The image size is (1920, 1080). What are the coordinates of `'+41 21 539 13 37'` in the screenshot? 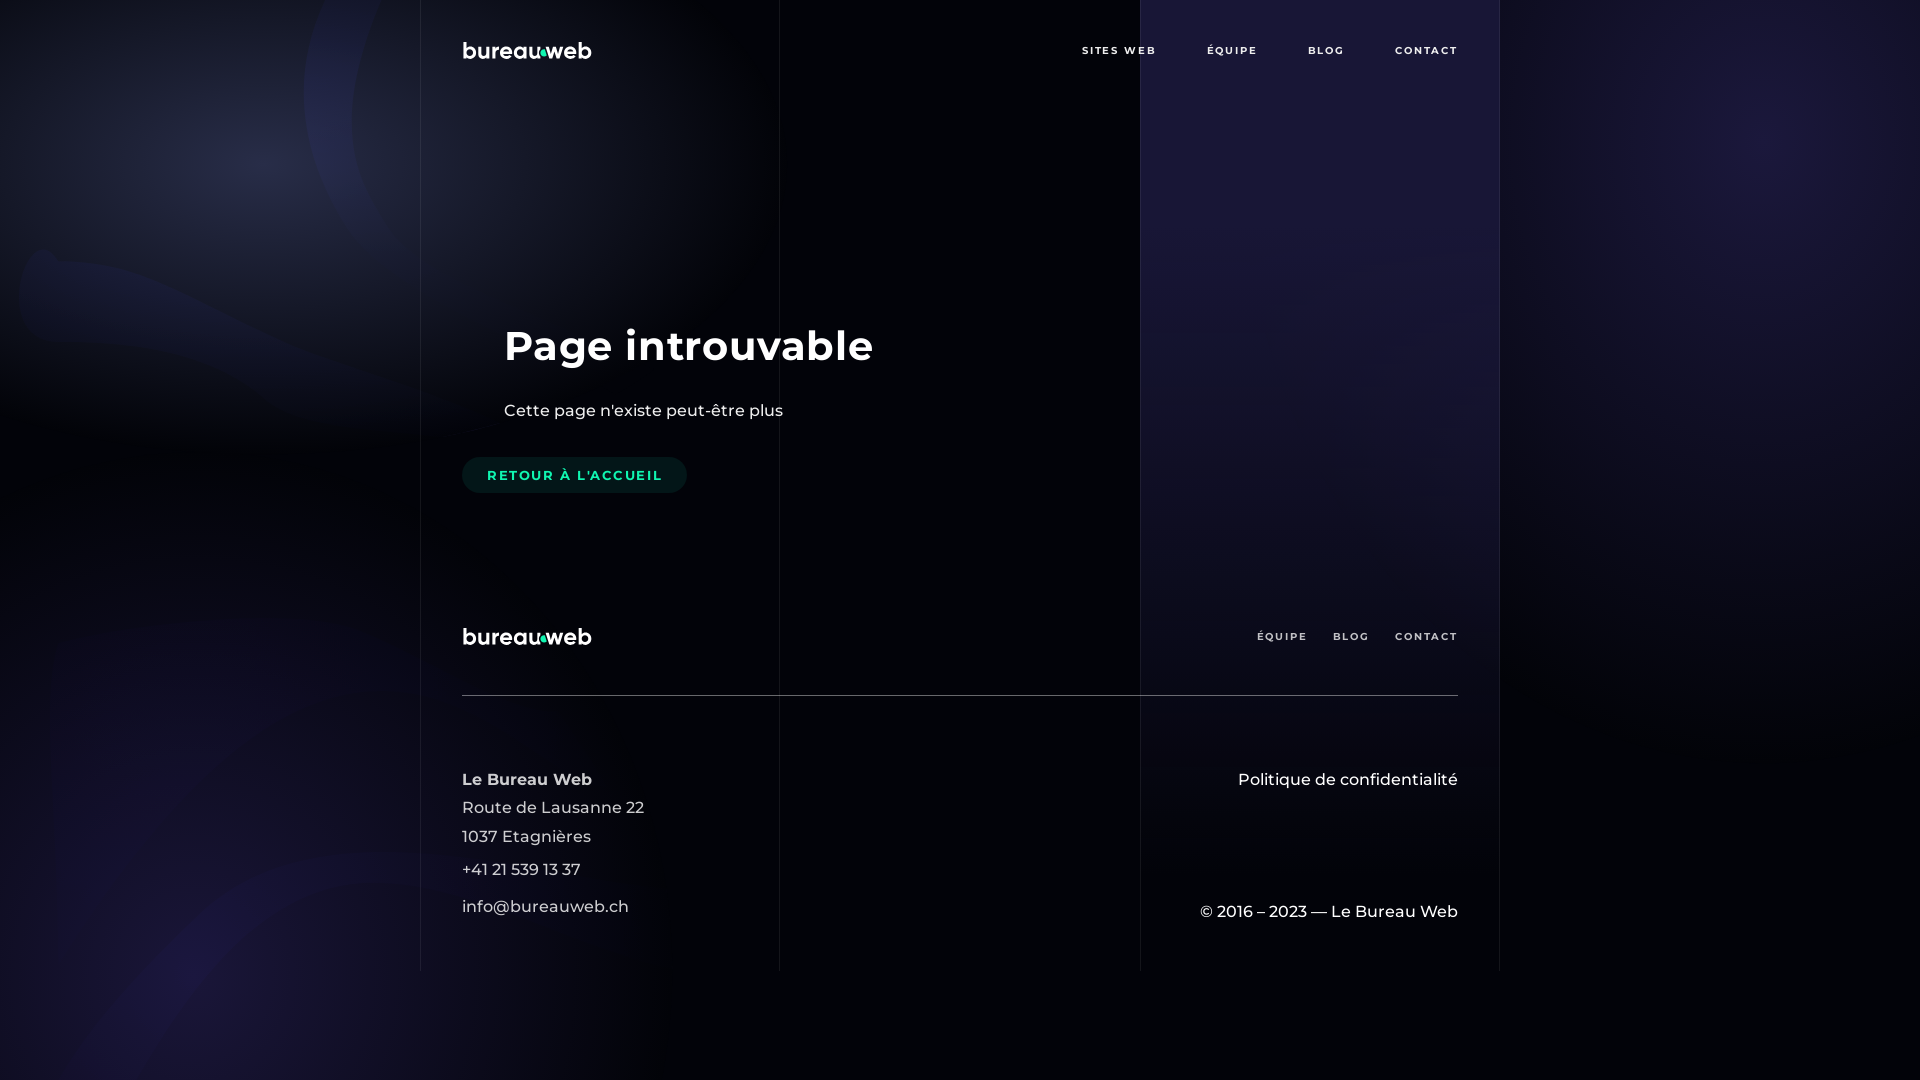 It's located at (521, 869).